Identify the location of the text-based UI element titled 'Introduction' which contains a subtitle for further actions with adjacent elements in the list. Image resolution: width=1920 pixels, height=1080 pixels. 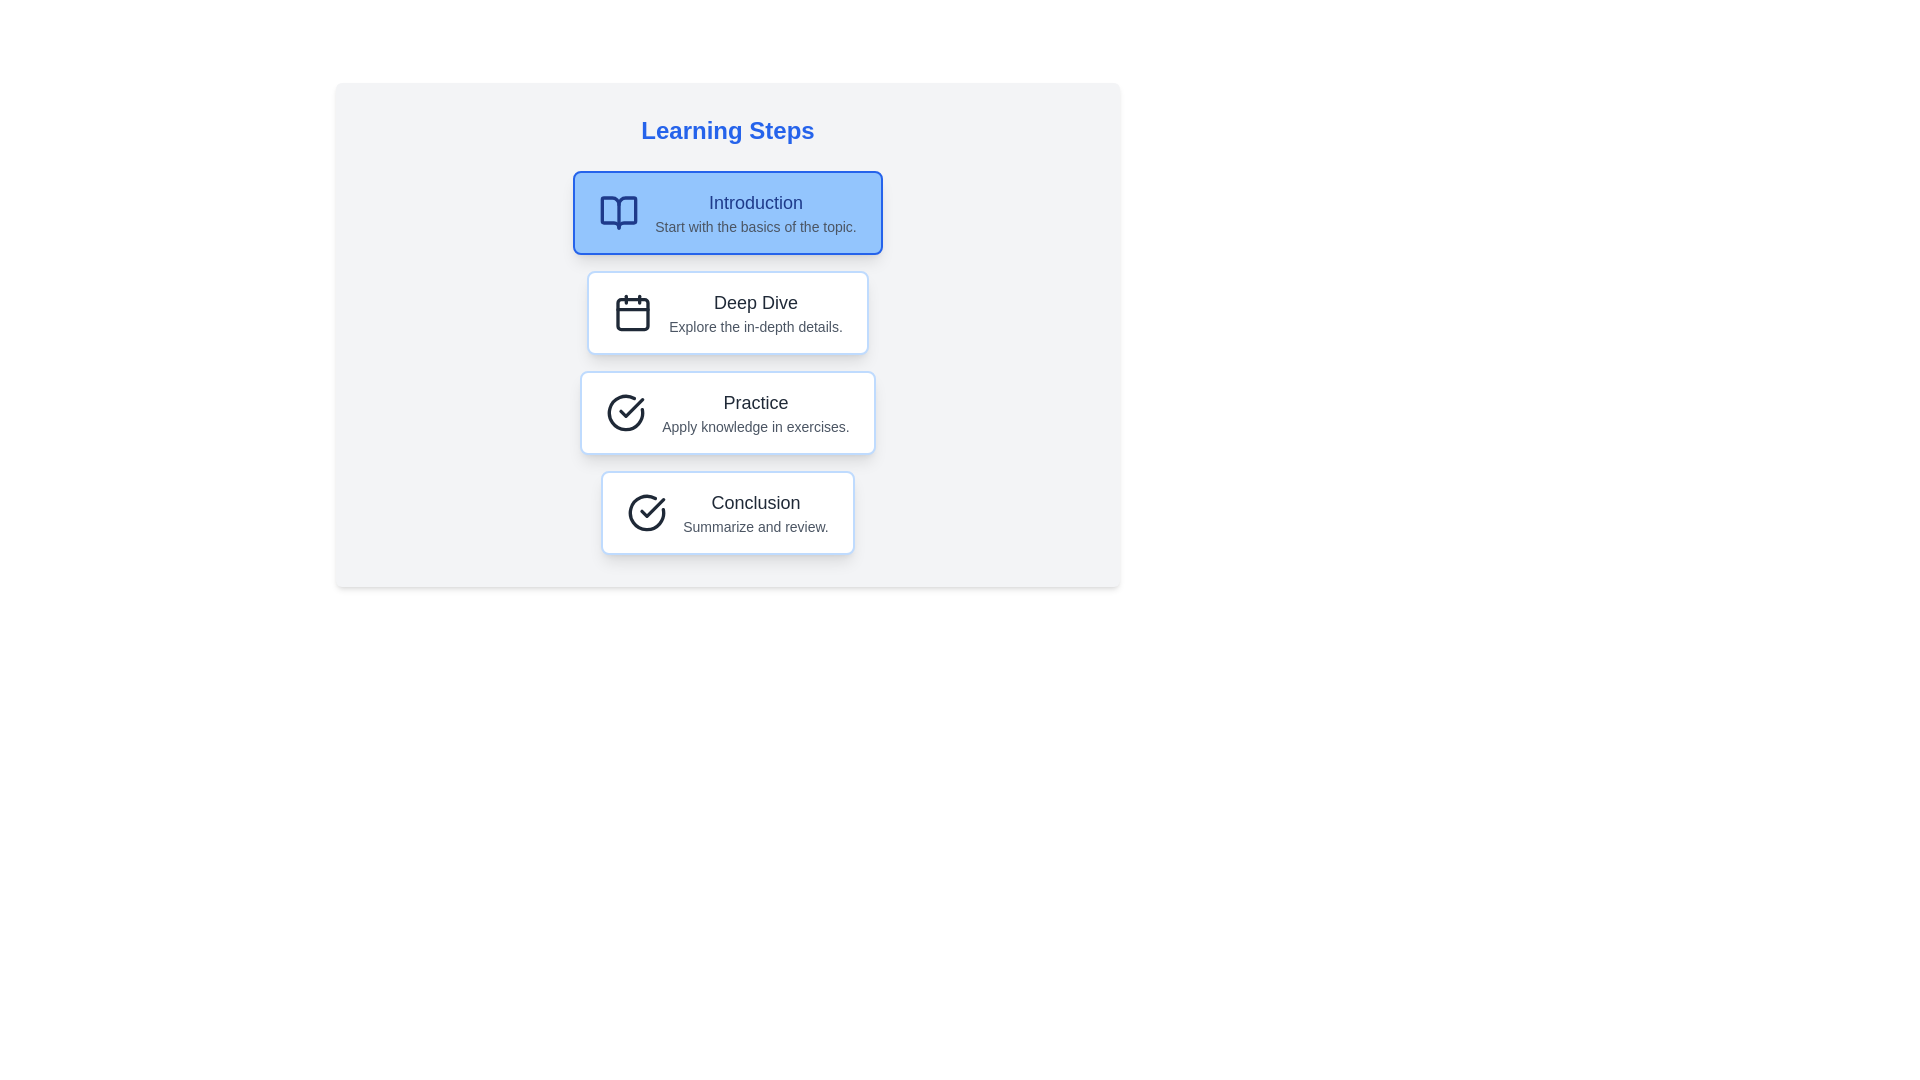
(754, 212).